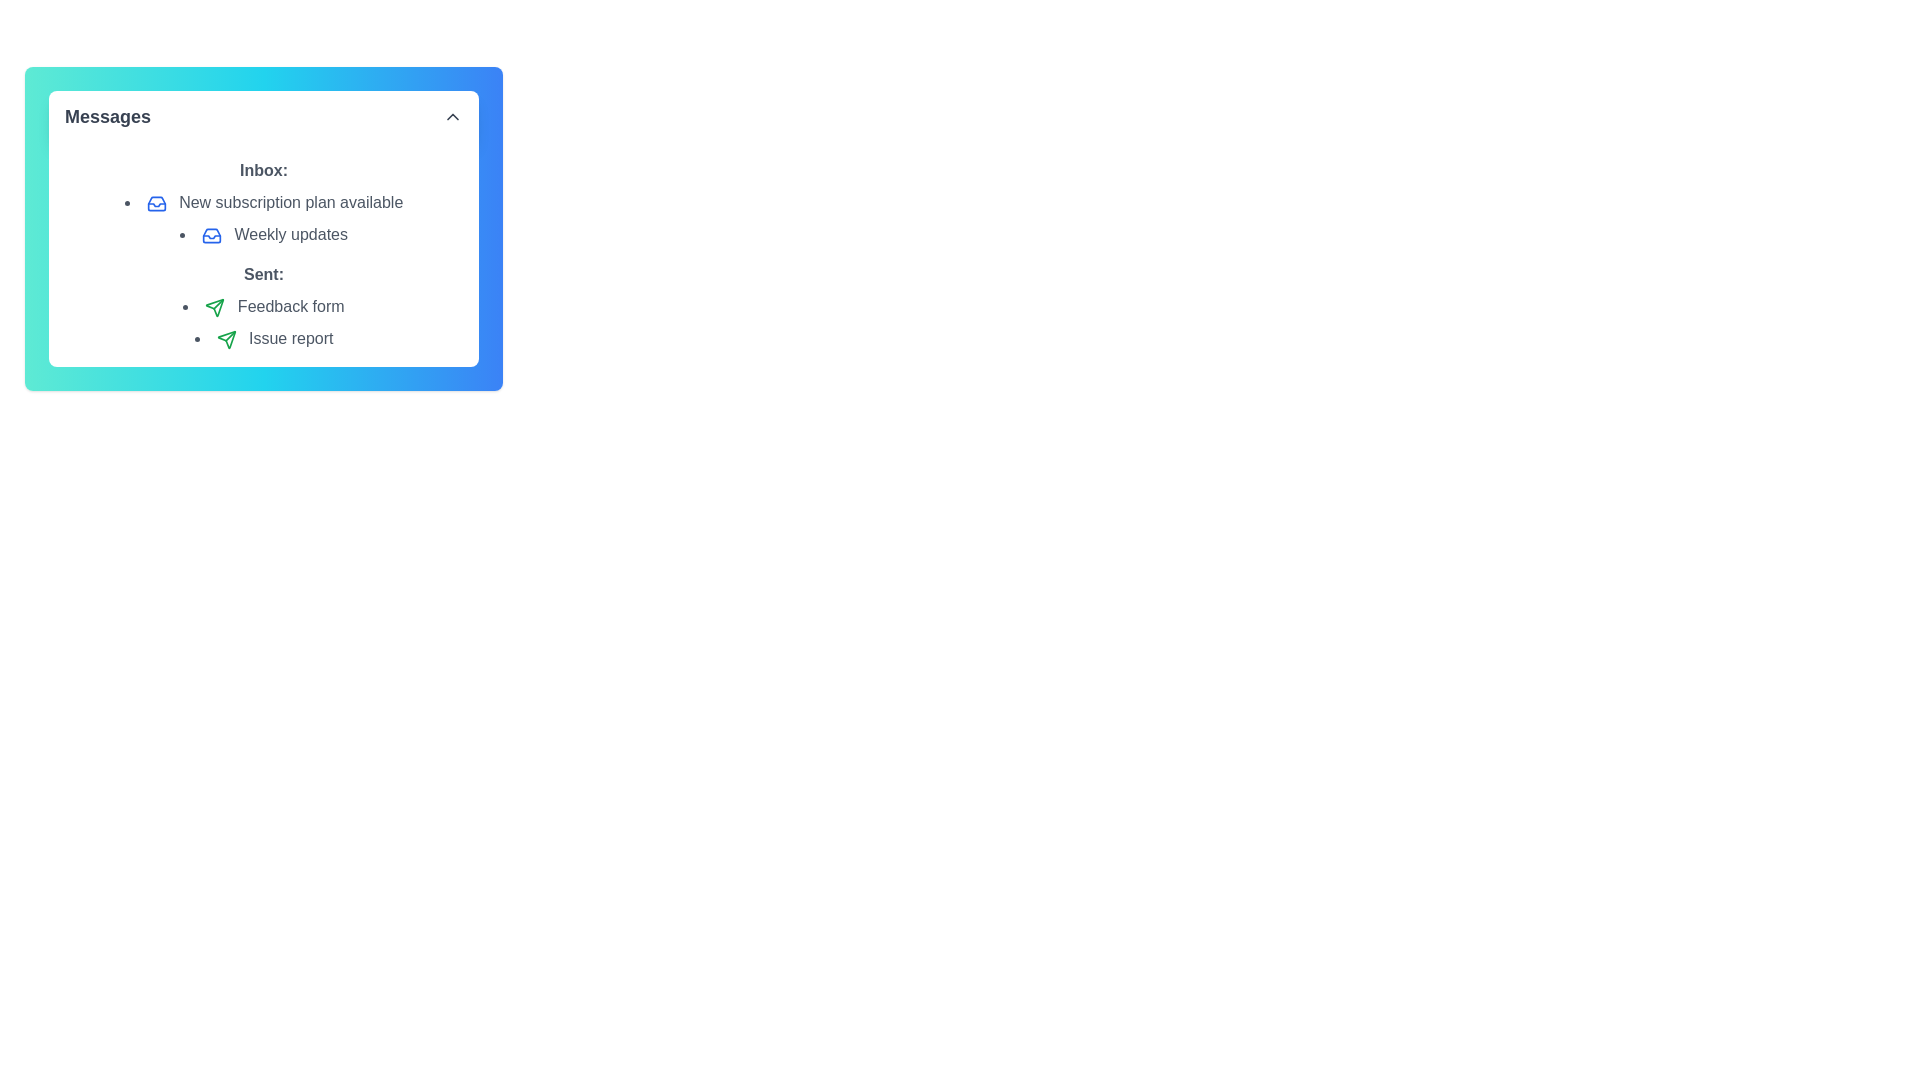 The image size is (1920, 1080). Describe the element at coordinates (263, 322) in the screenshot. I see `the bullet point list group containing the items 'Feedback form' and 'Issue report' within the 'Sent:' section of the 'Messages' box` at that location.